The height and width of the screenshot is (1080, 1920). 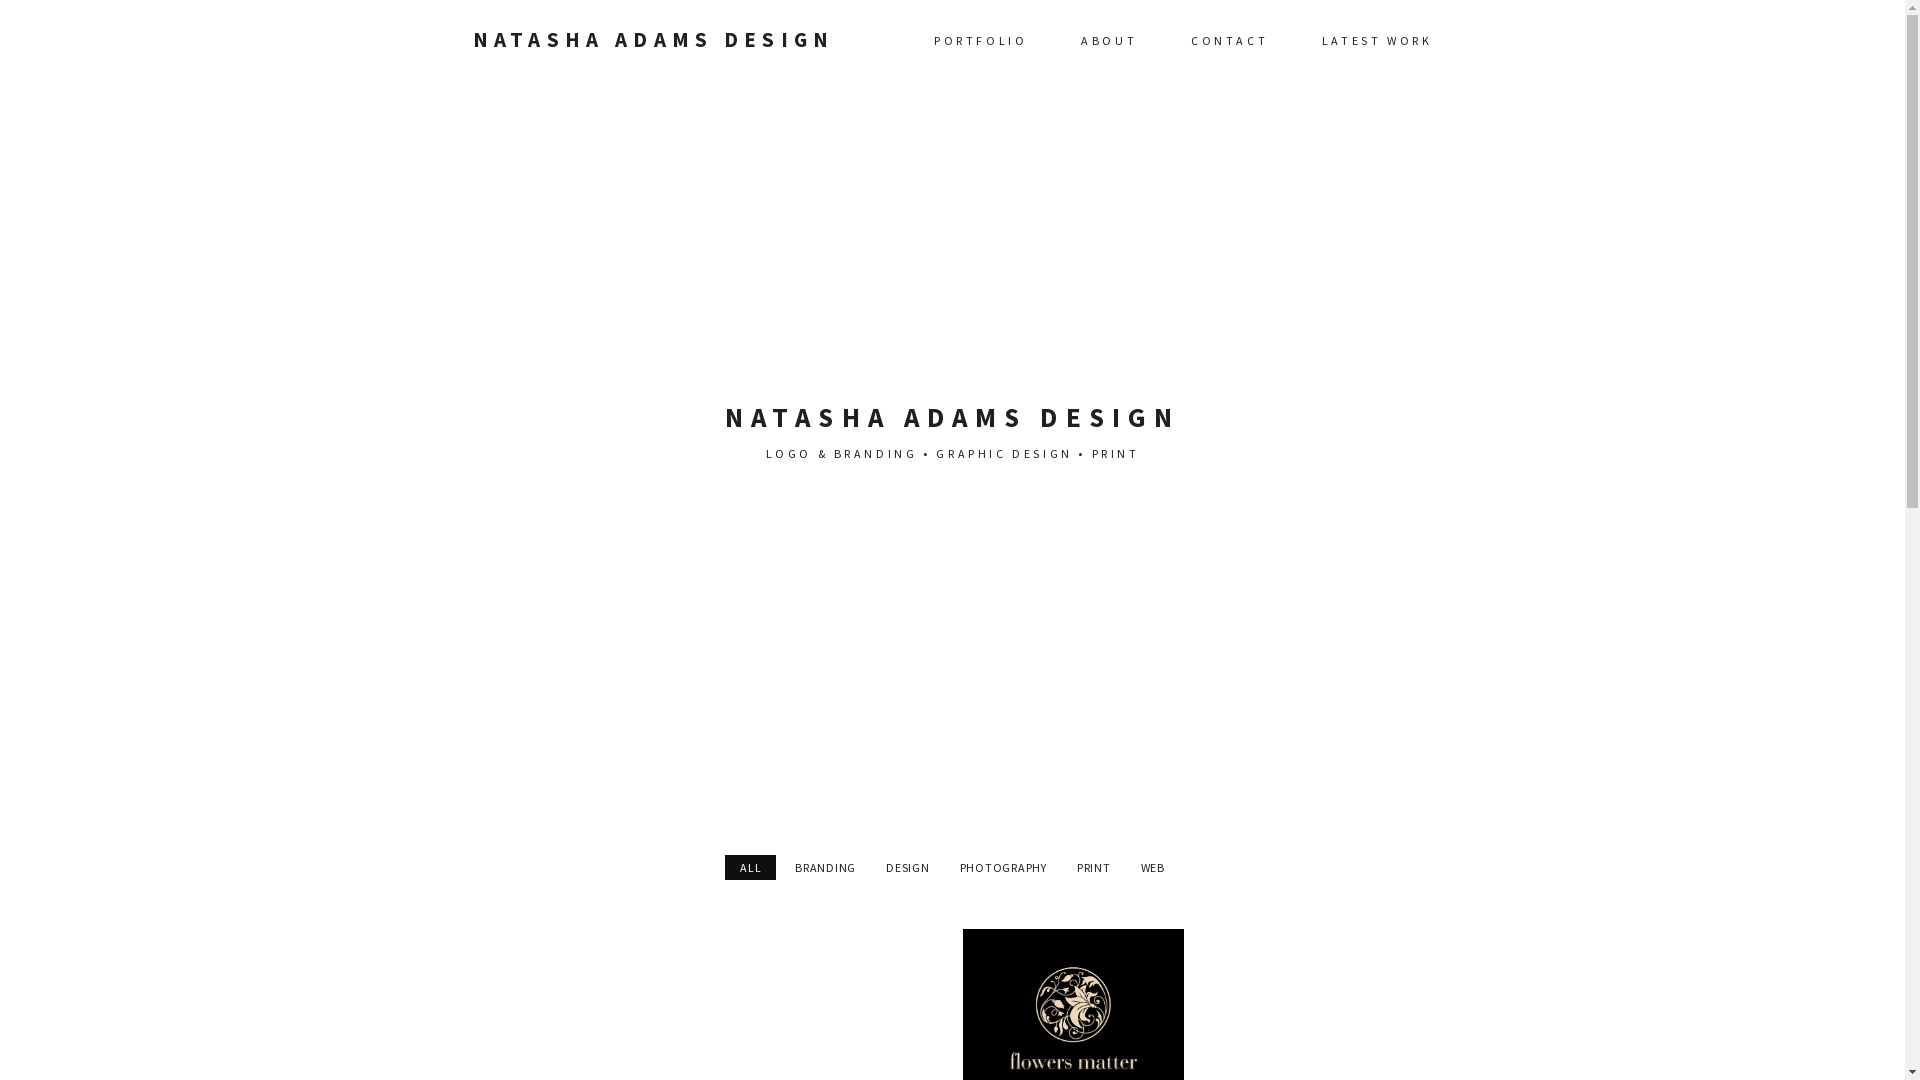 I want to click on 'LATEST WORK', so click(x=1376, y=39).